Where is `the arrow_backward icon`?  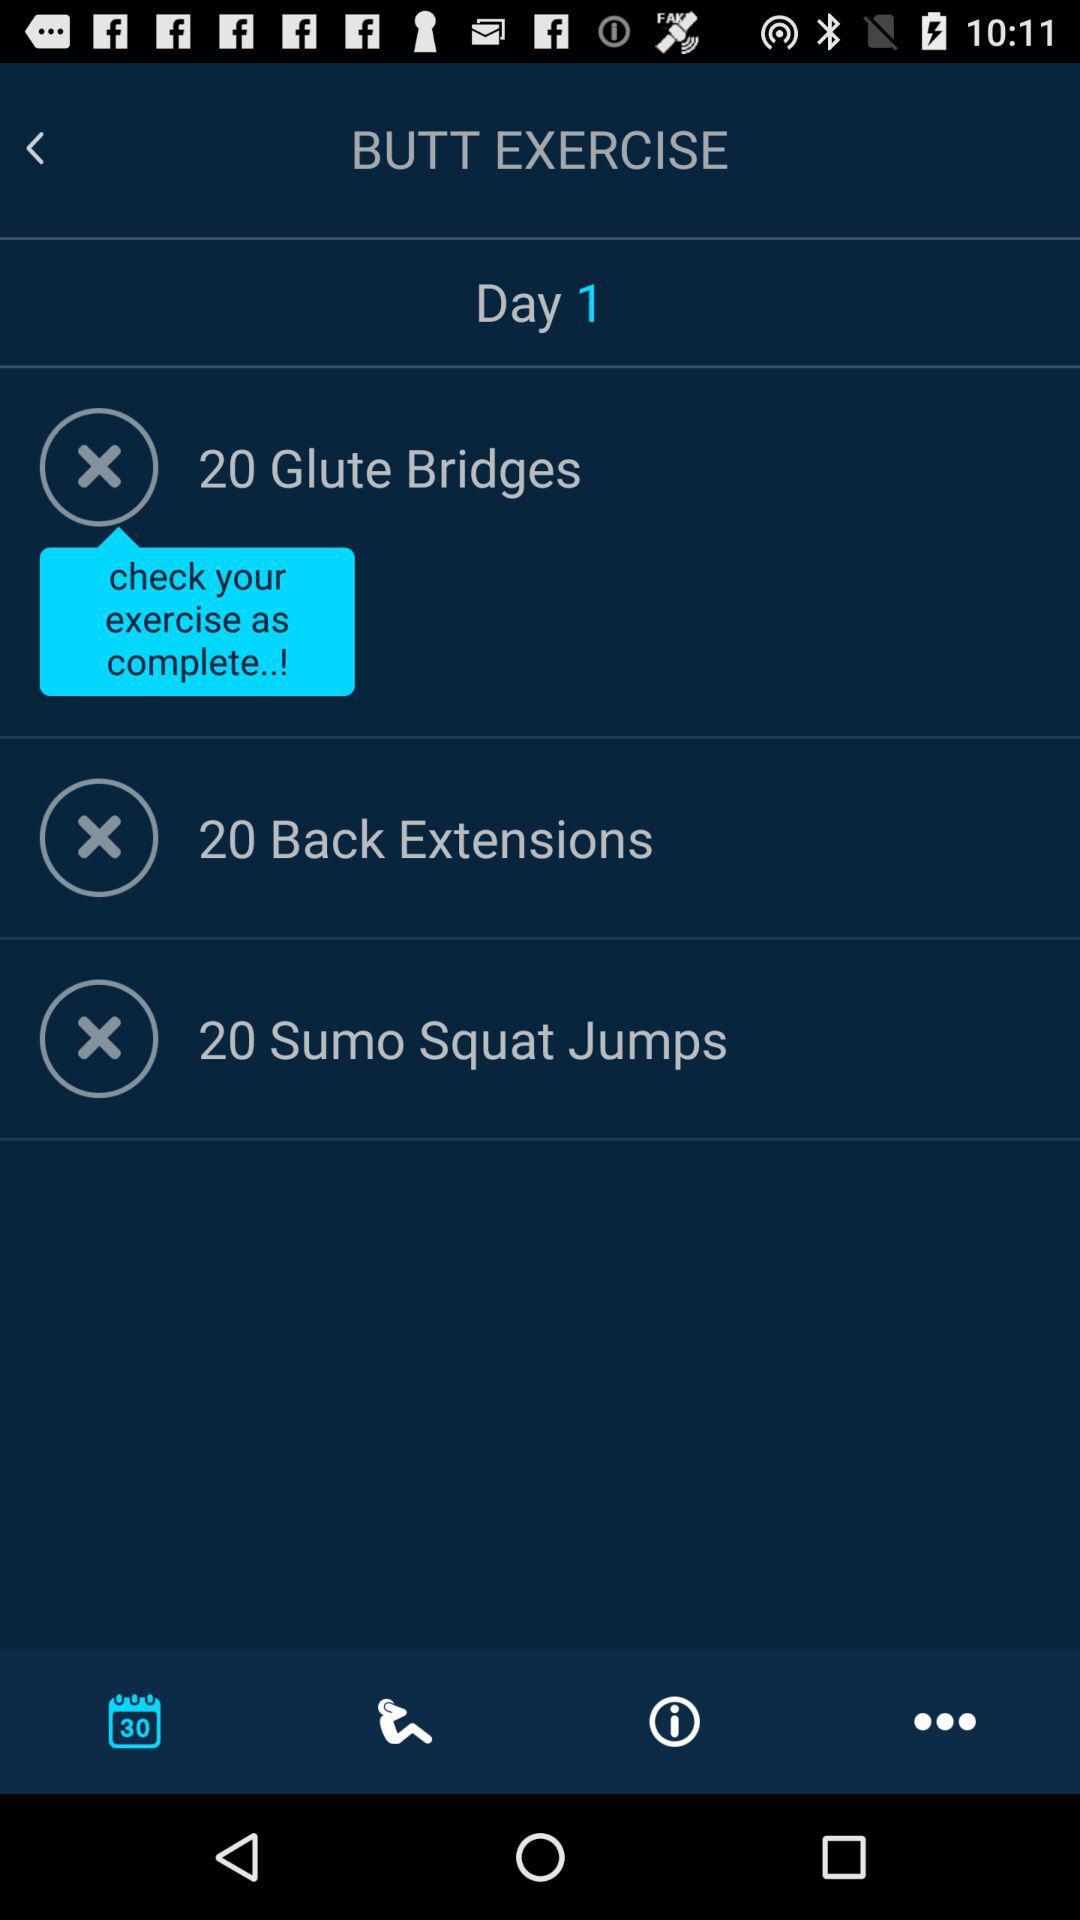 the arrow_backward icon is located at coordinates (58, 157).